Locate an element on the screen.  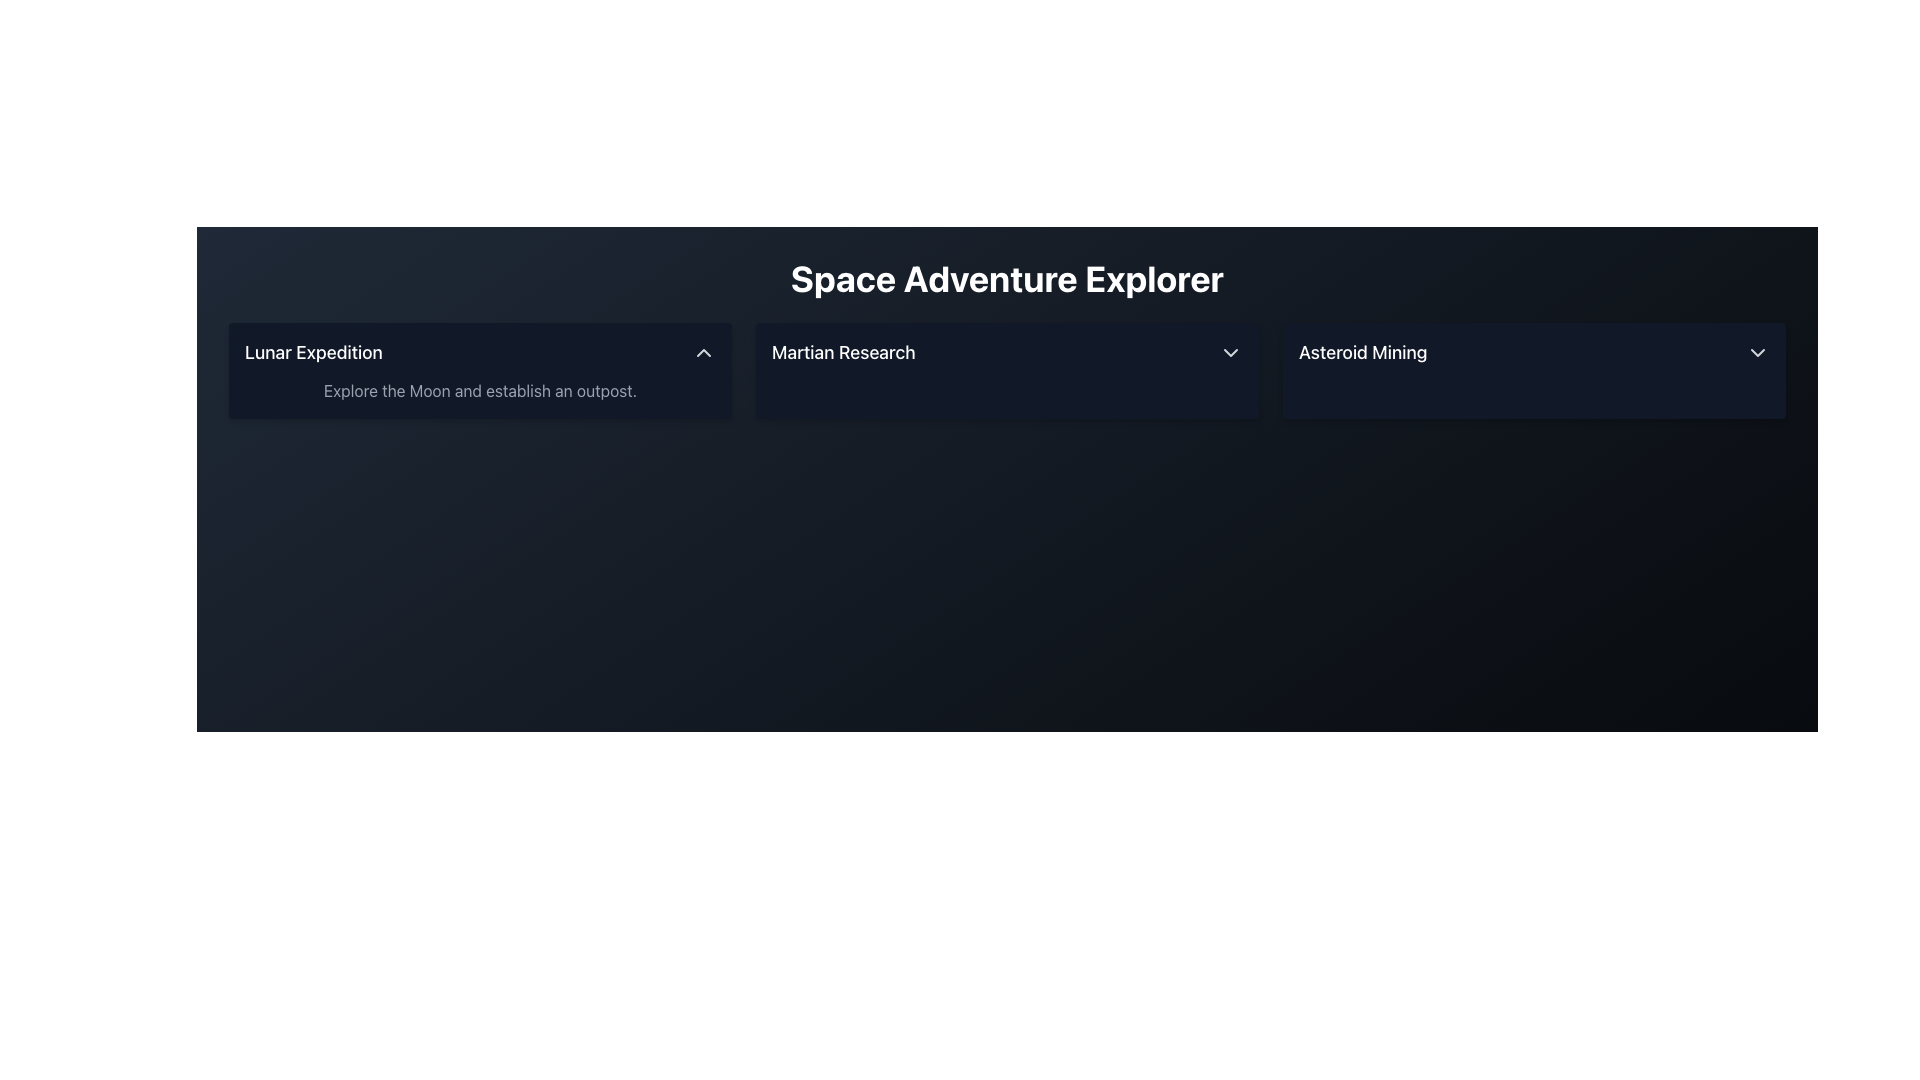
the 'Asteroid Mining' text label is located at coordinates (1362, 352).